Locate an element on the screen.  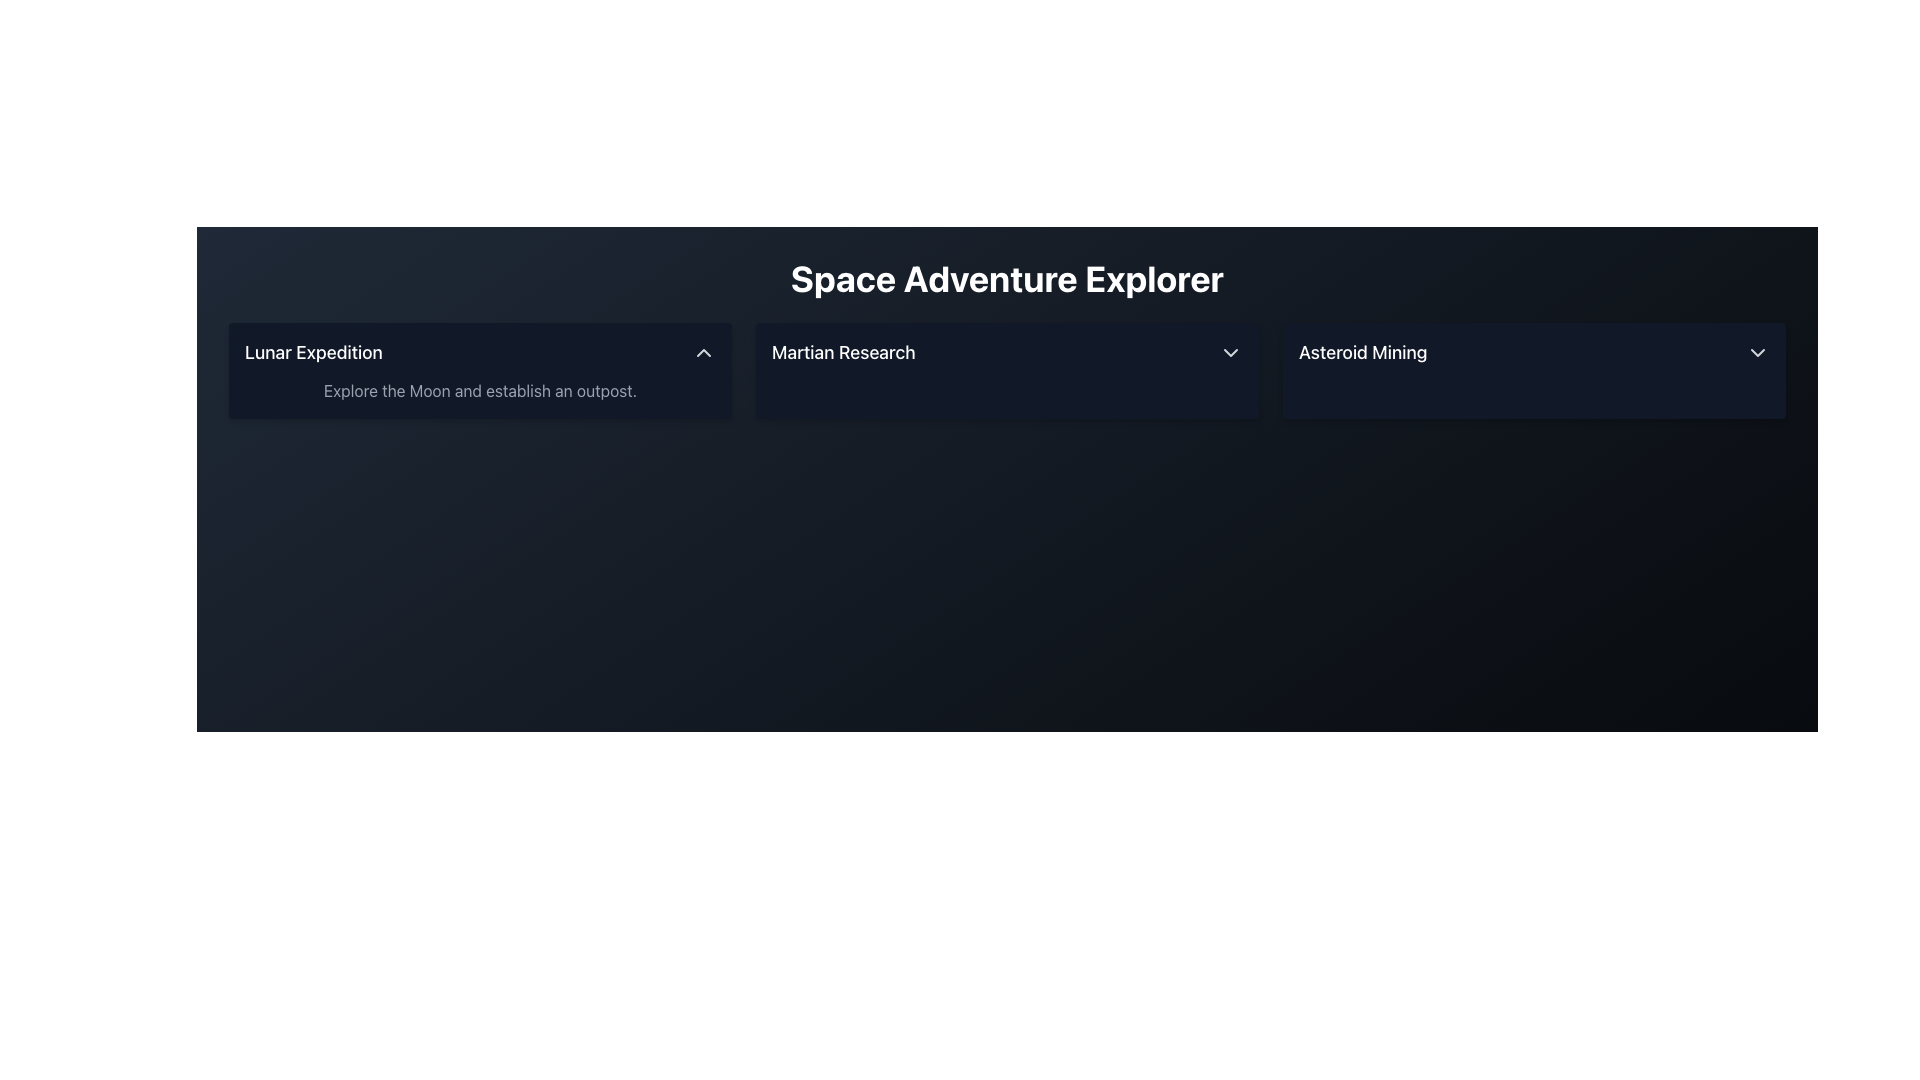
the 'Asteroid Mining' text label is located at coordinates (1362, 352).